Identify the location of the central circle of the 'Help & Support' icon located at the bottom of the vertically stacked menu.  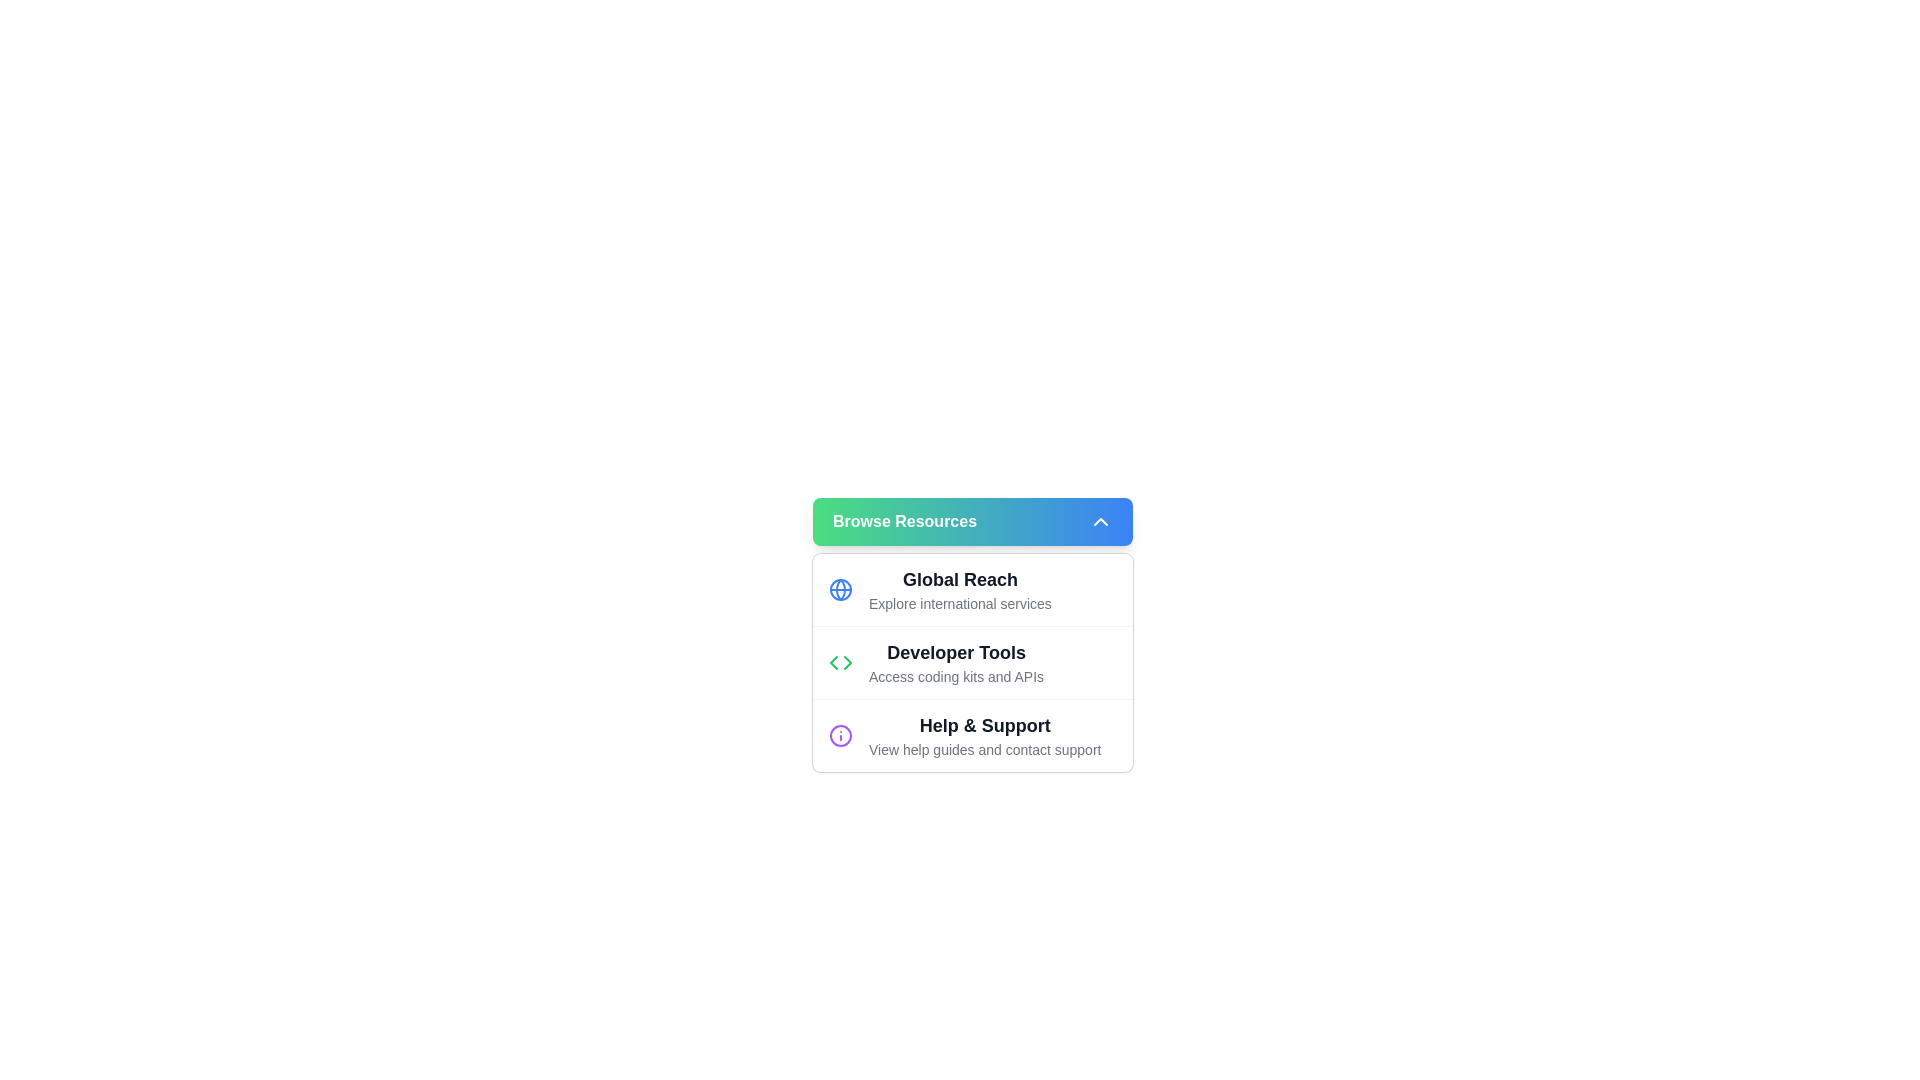
(840, 736).